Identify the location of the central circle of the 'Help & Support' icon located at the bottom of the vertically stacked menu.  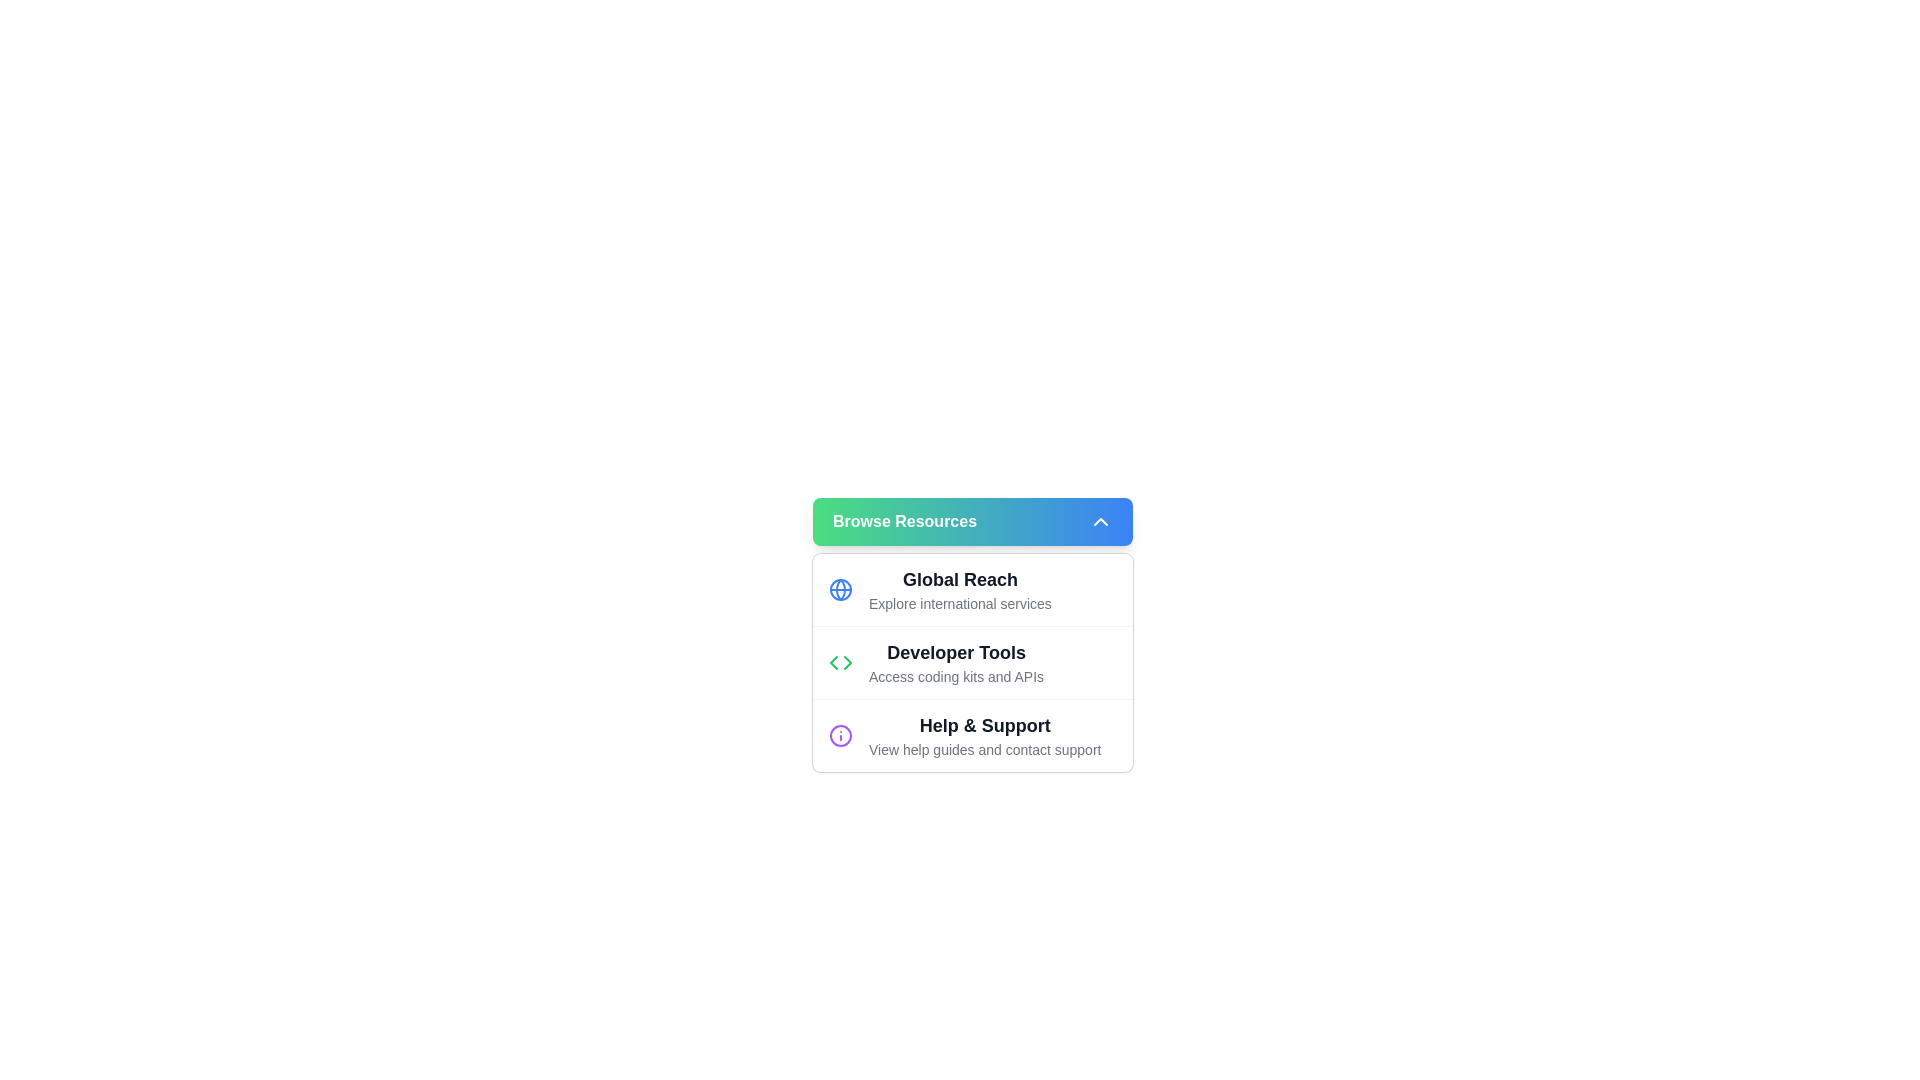
(840, 736).